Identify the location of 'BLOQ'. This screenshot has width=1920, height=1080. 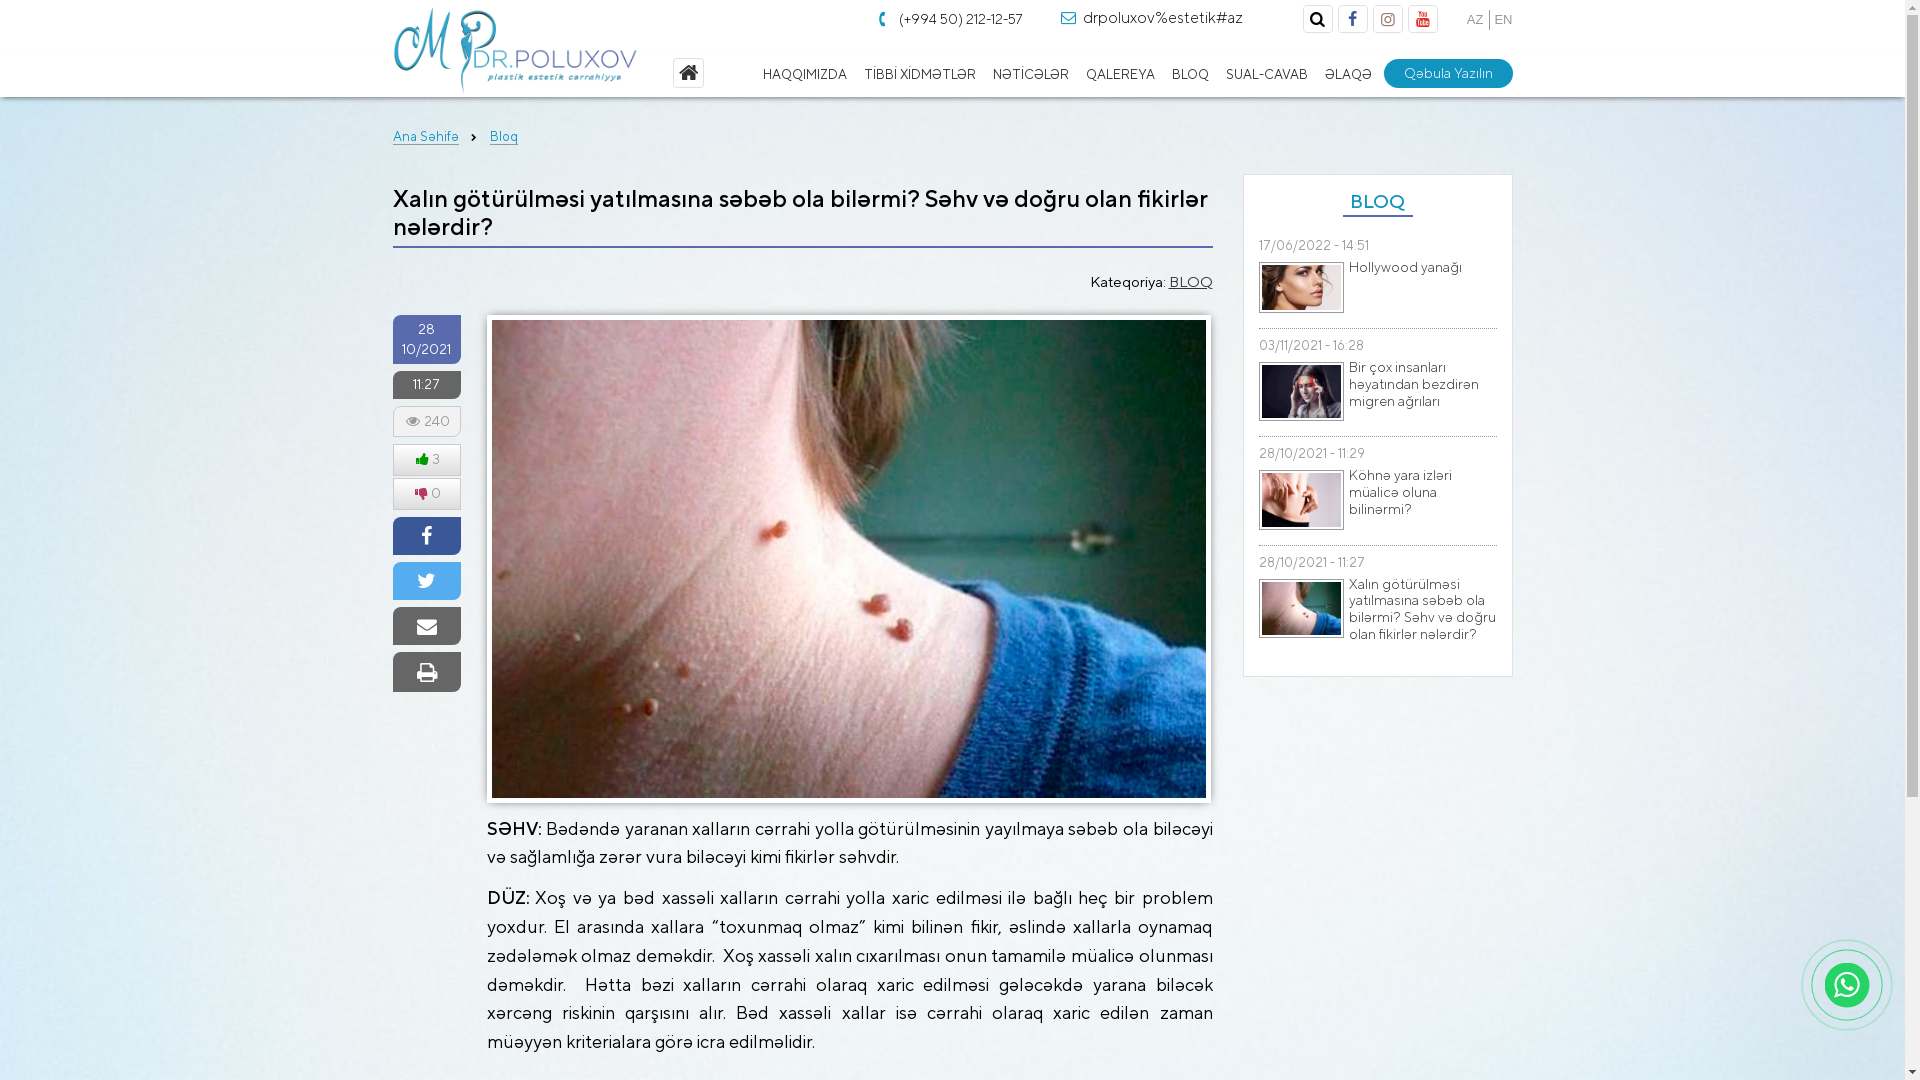
(1170, 73).